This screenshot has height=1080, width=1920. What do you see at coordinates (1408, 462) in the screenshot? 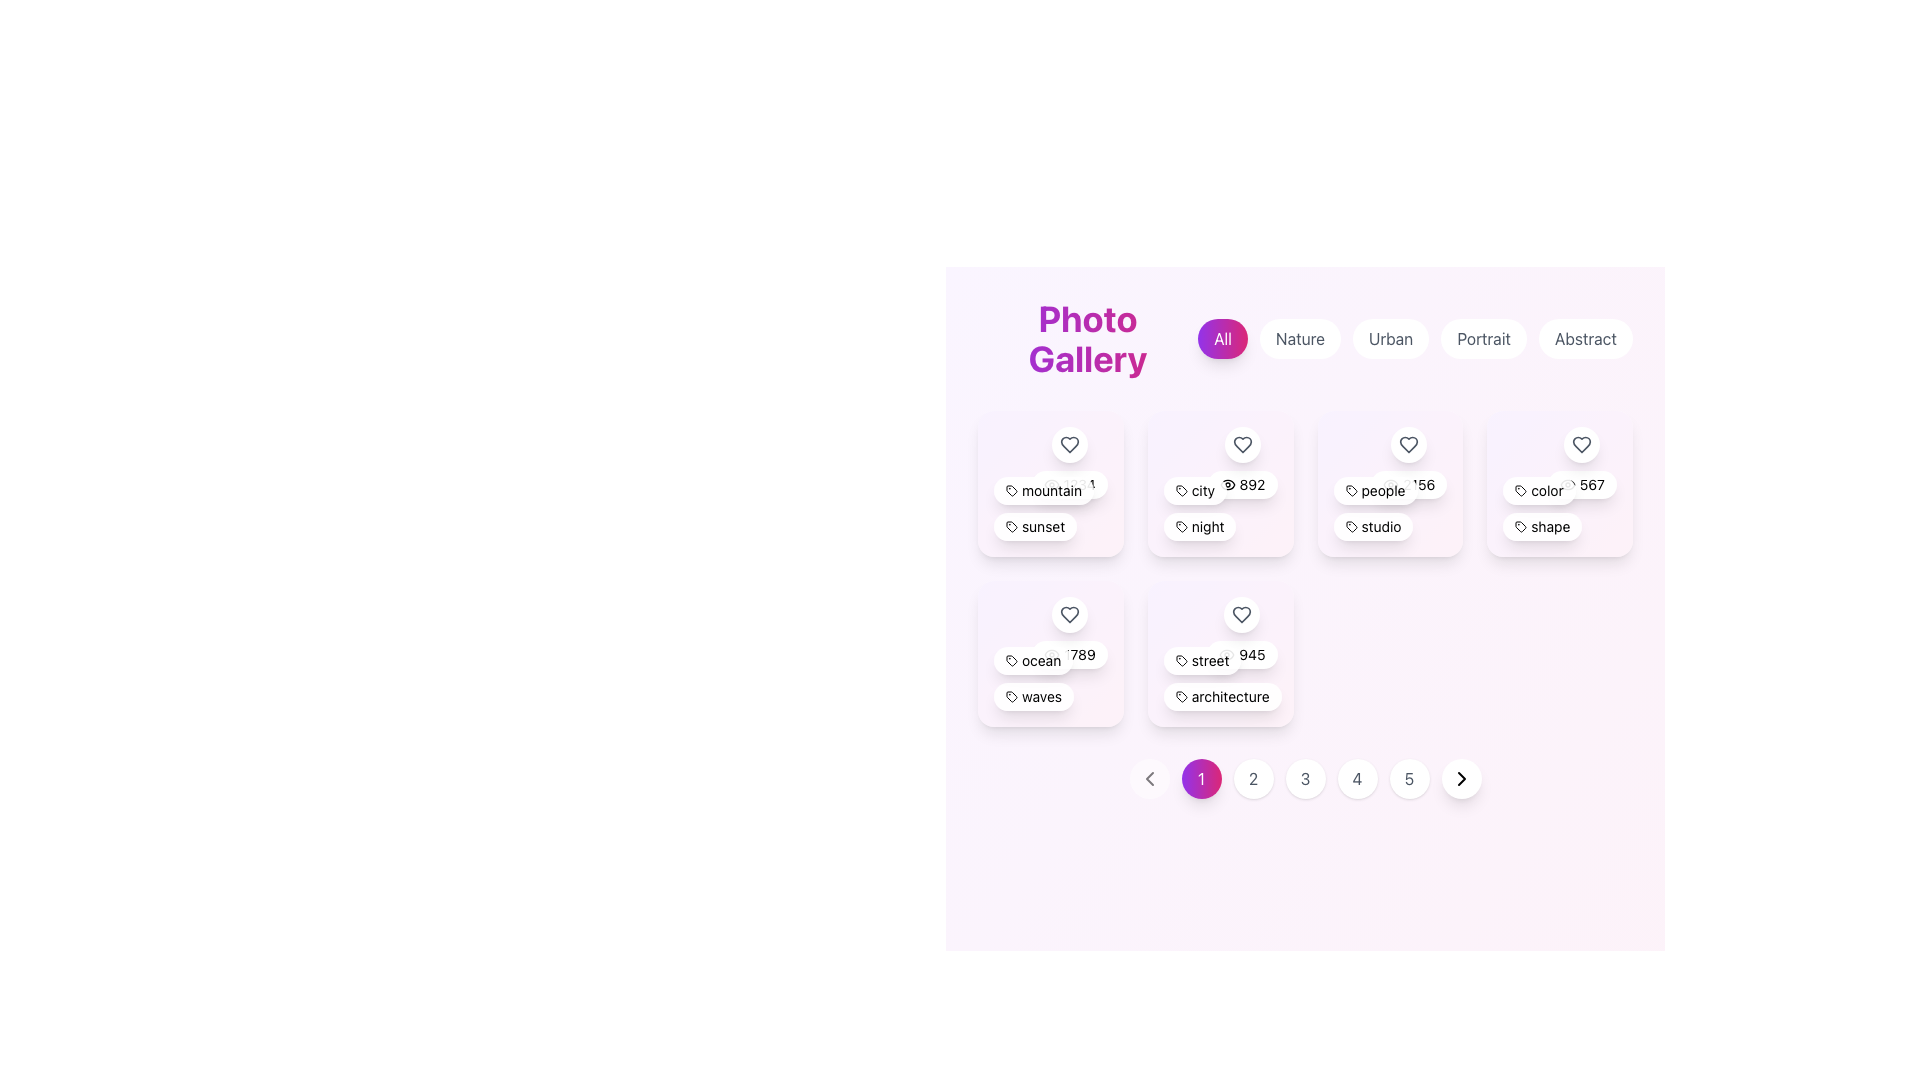
I see `the 'like' button located at the top-right section of the card, positioned above the numerical text '2156' and the label 'people'` at bounding box center [1408, 462].